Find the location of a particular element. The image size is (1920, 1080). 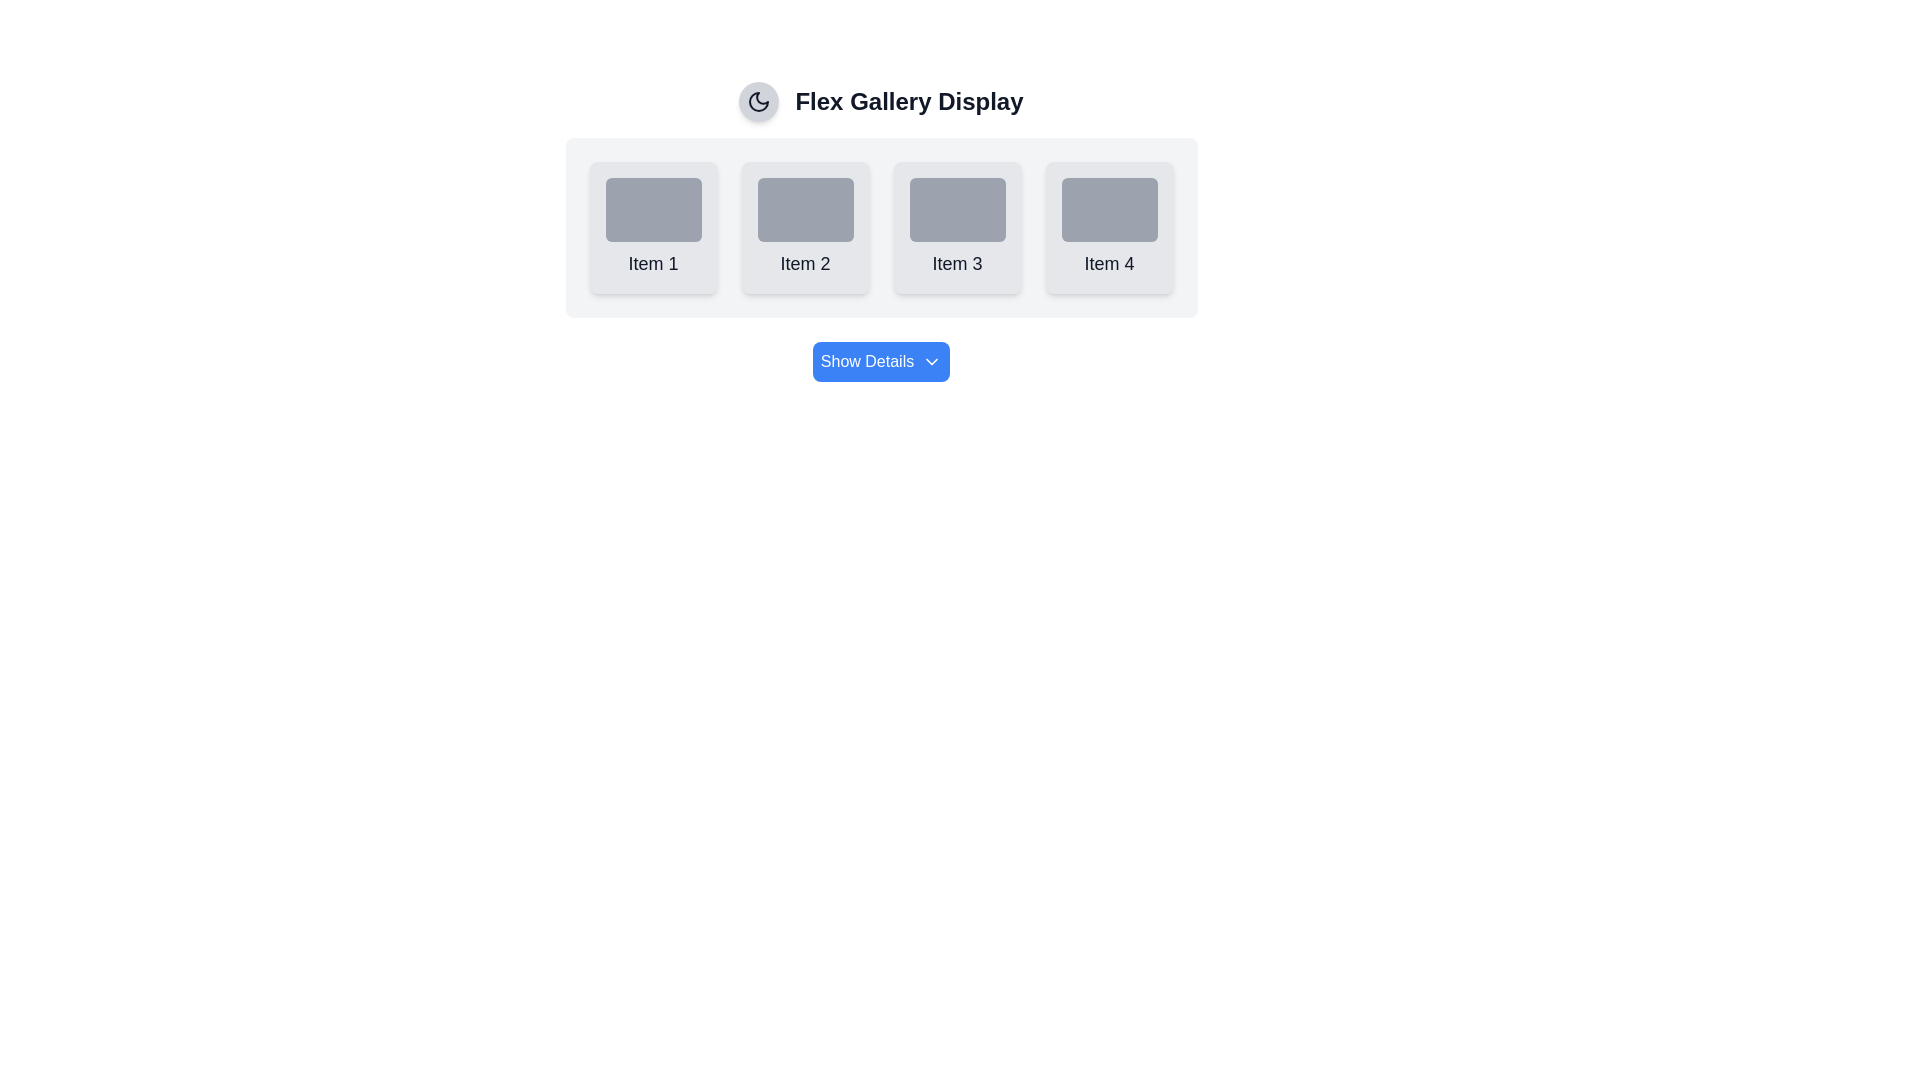

'Show Details' text label within the blue rectangular button to understand its function is located at coordinates (867, 362).